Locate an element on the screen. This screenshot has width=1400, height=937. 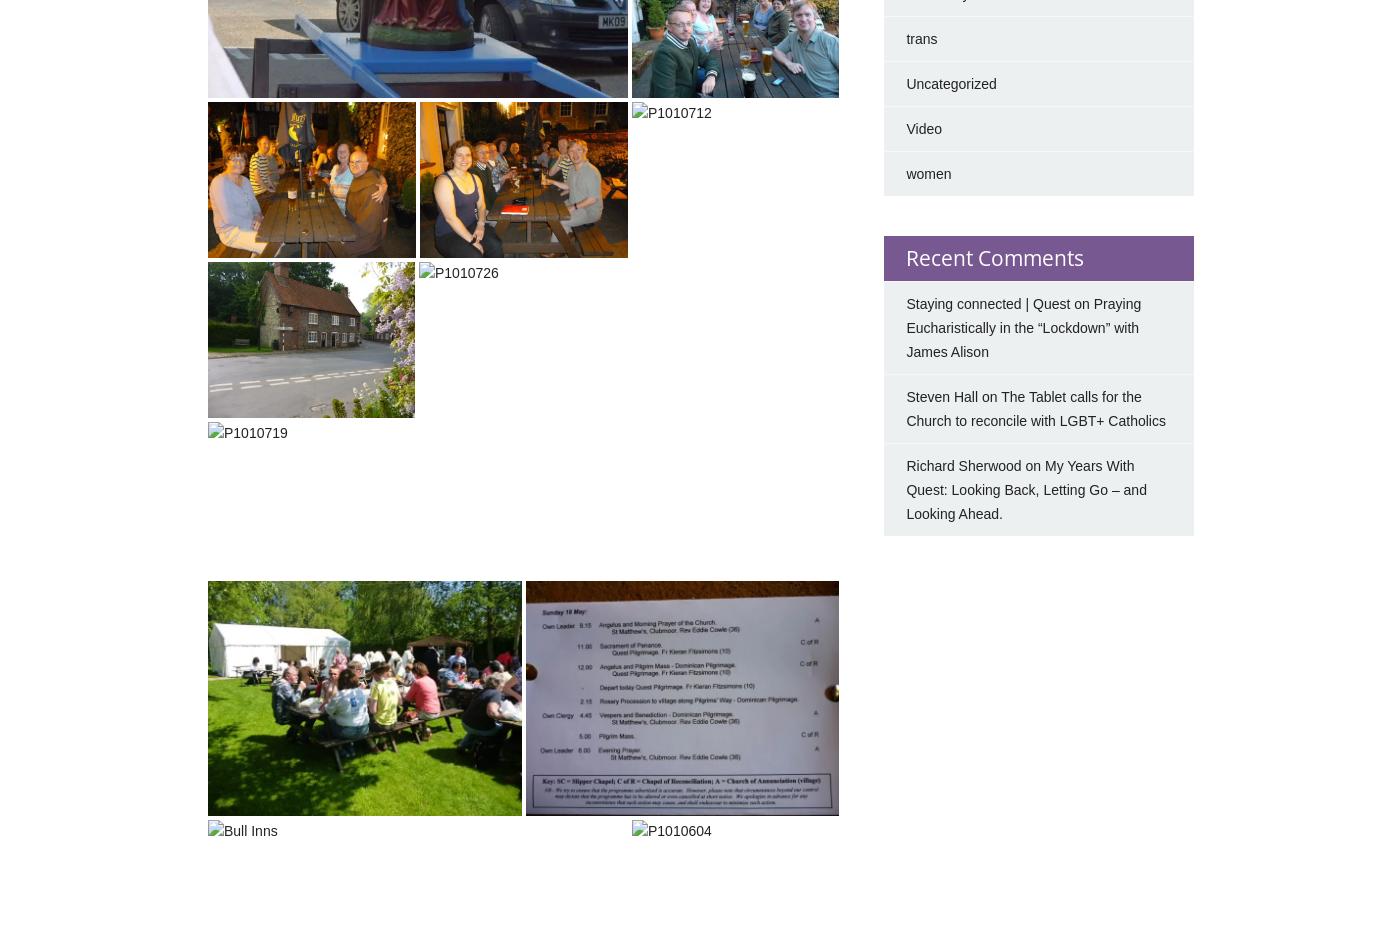
'My Years With Quest: Looking Back, Letting Go – and Looking Ahead.' is located at coordinates (1026, 489).